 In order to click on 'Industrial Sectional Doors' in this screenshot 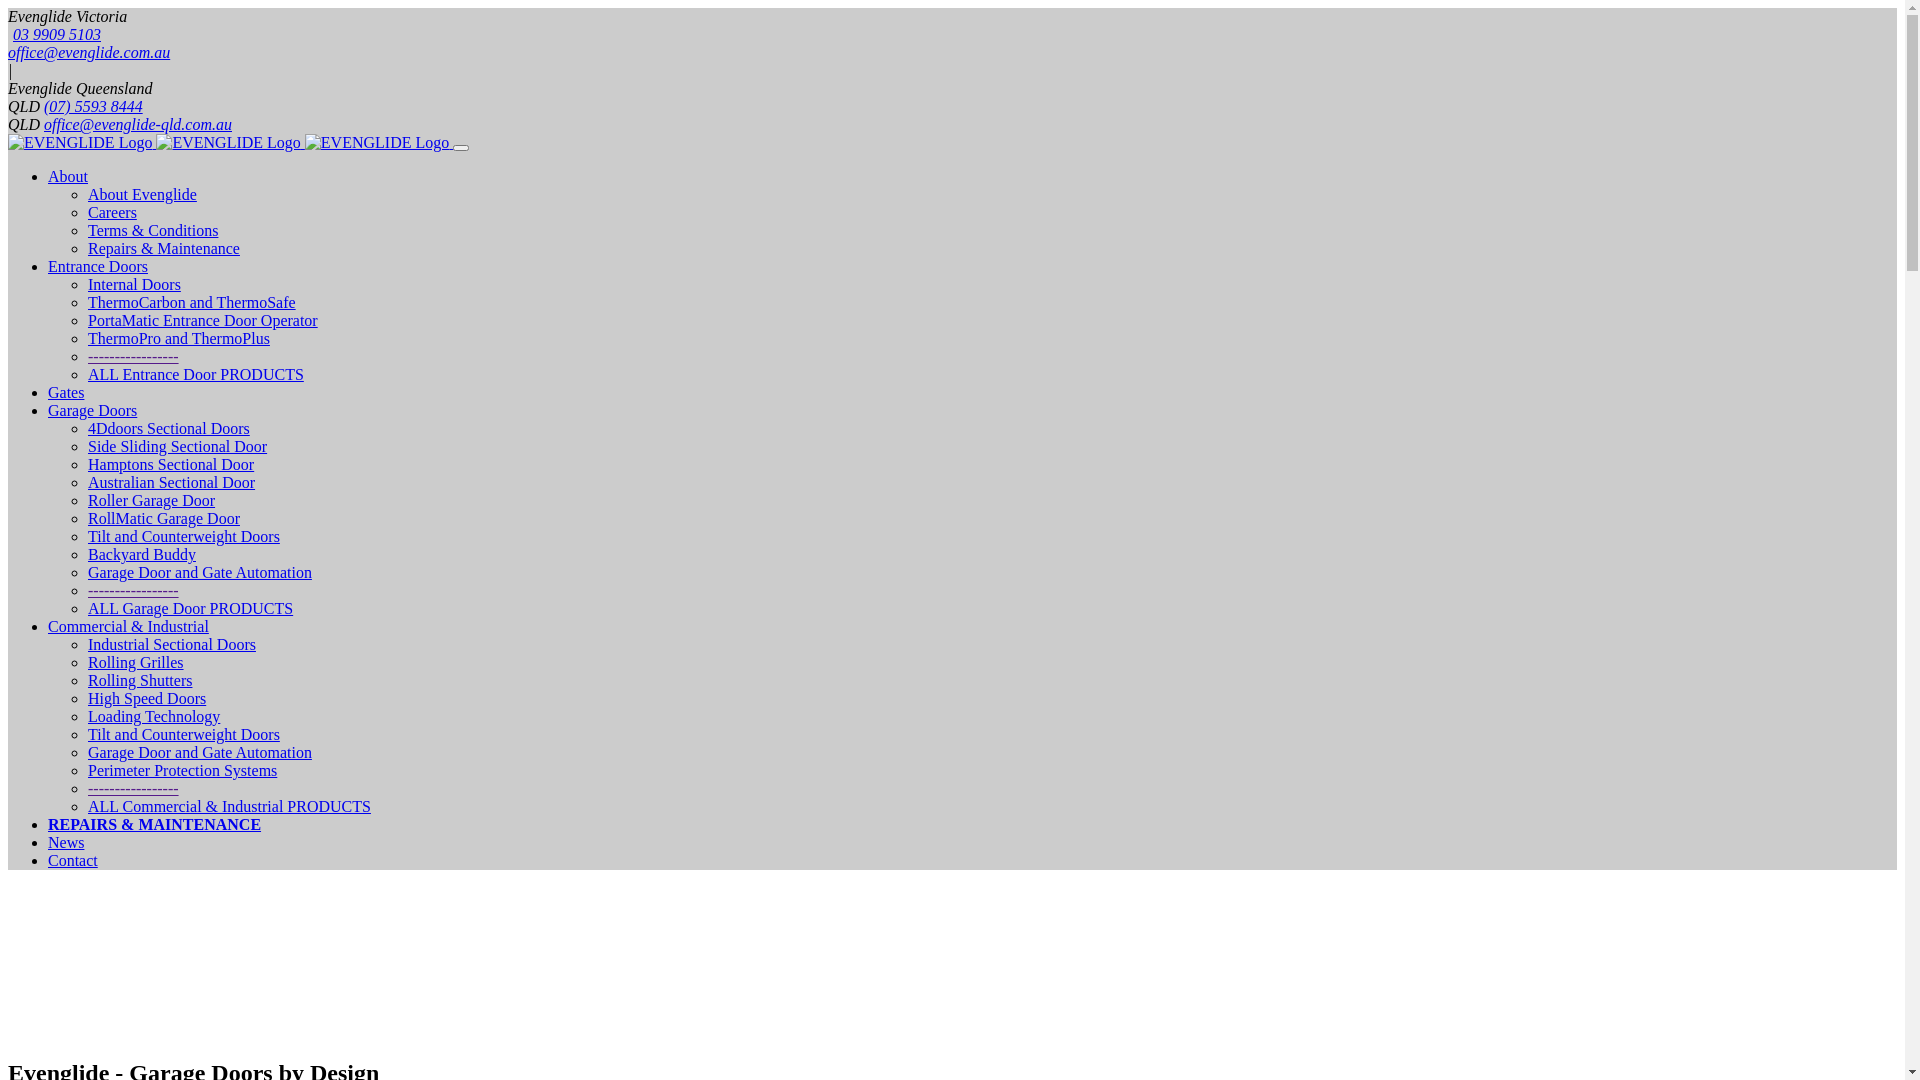, I will do `click(172, 644)`.